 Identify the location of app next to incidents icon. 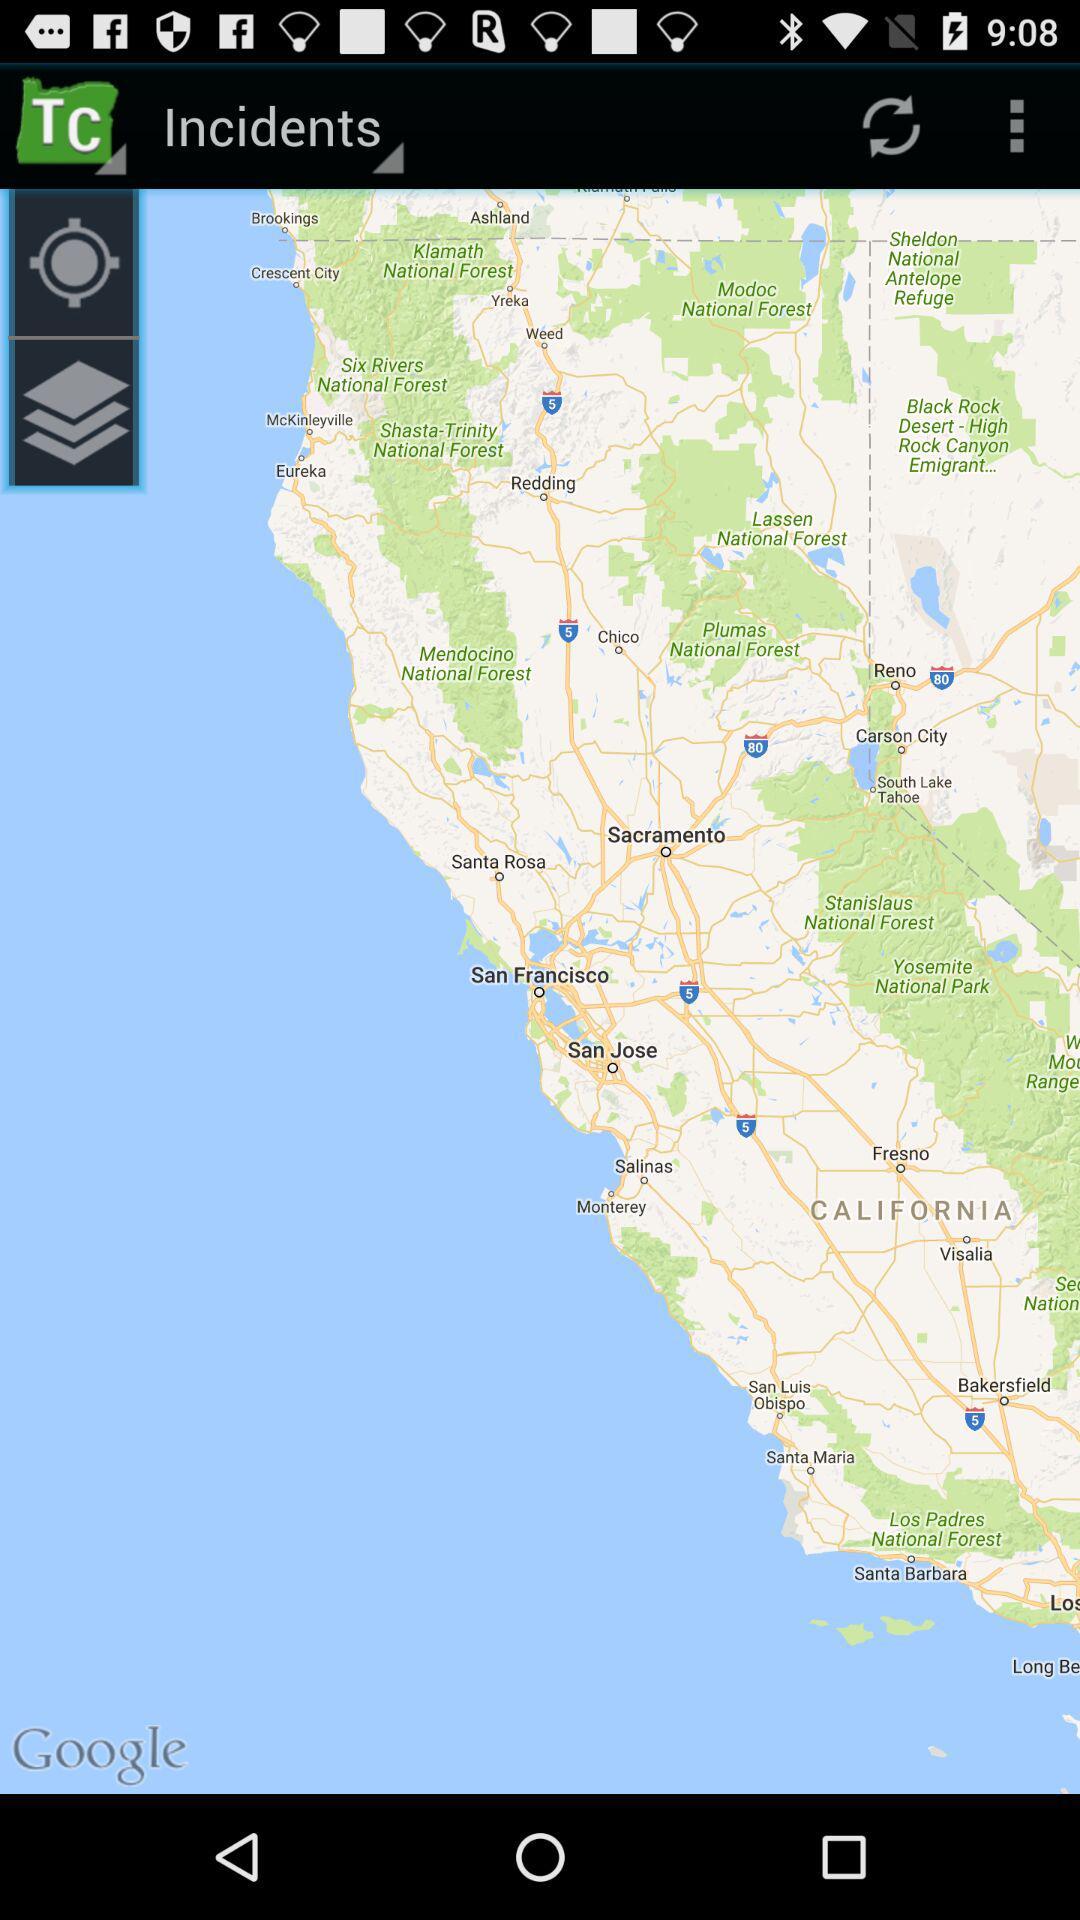
(72, 261).